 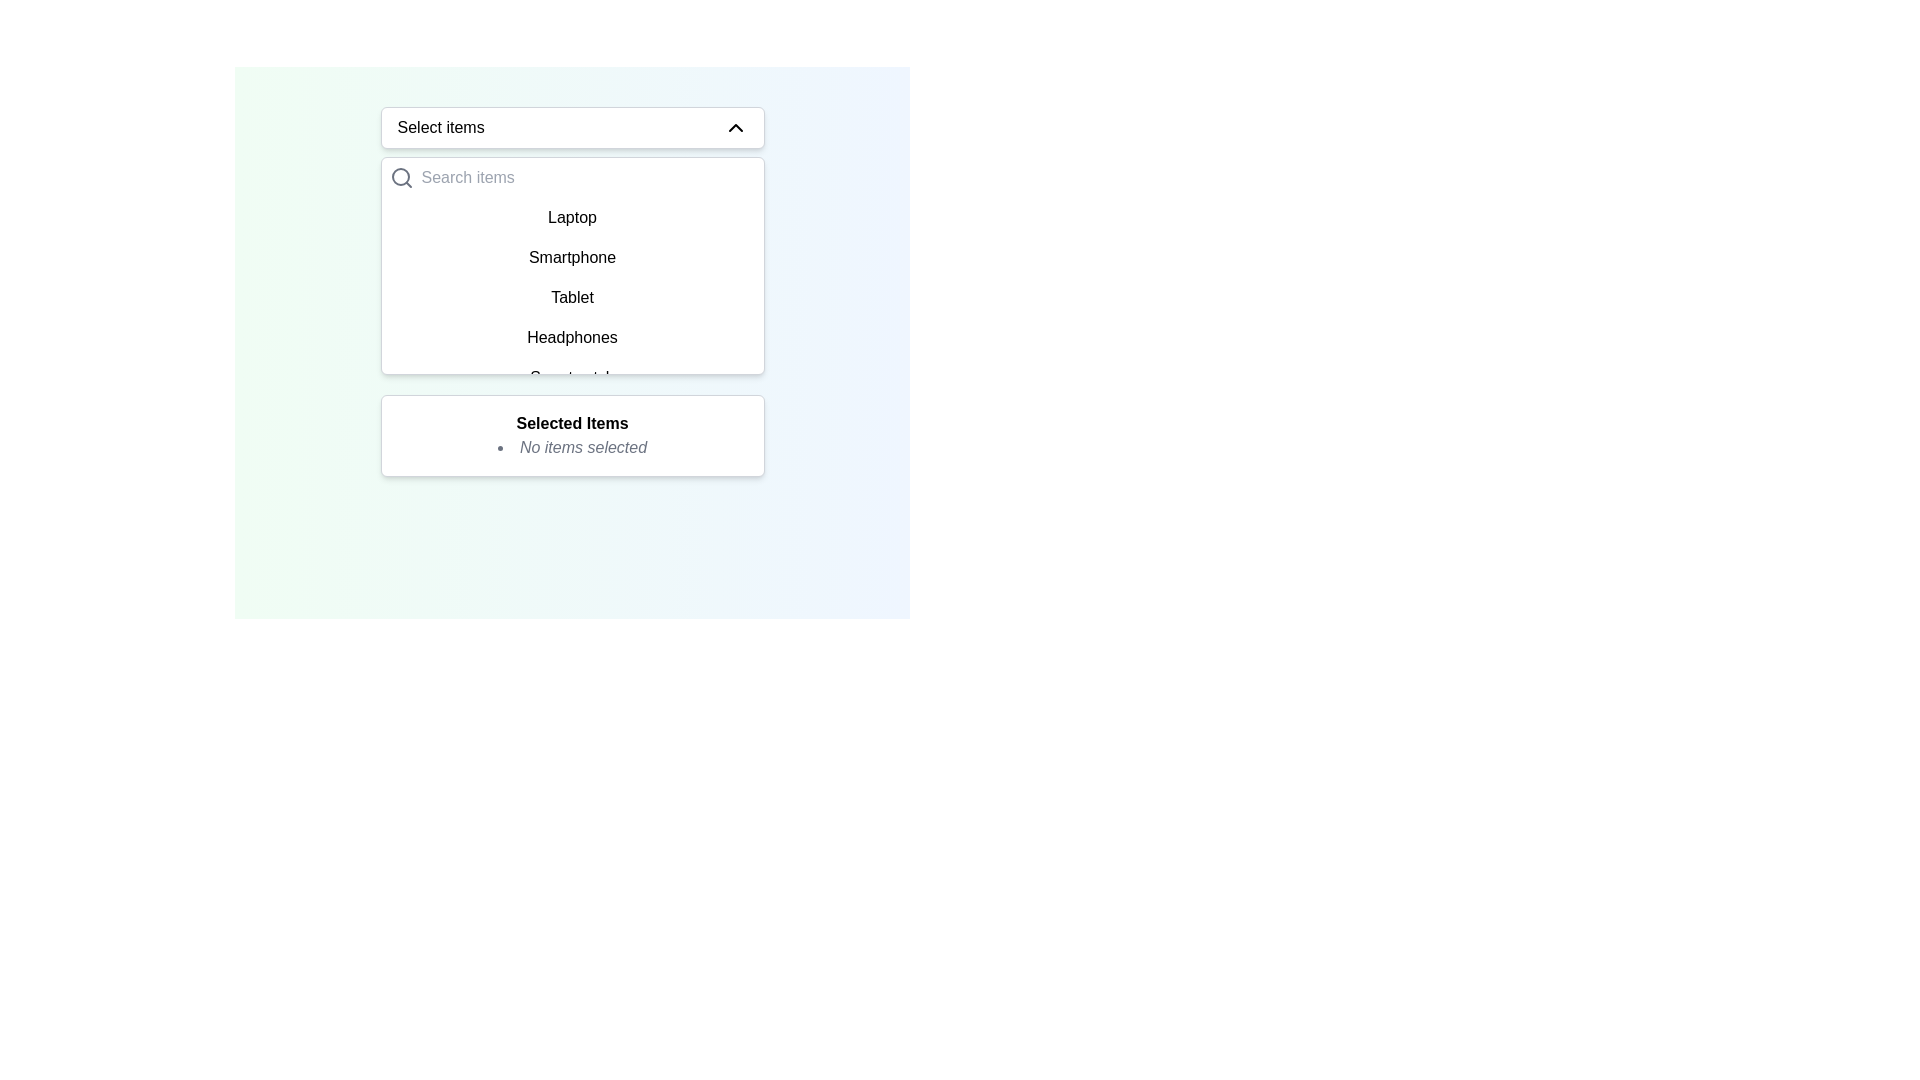 What do you see at coordinates (571, 337) in the screenshot?
I see `the 'Headphones' option in the dropdown menu` at bounding box center [571, 337].